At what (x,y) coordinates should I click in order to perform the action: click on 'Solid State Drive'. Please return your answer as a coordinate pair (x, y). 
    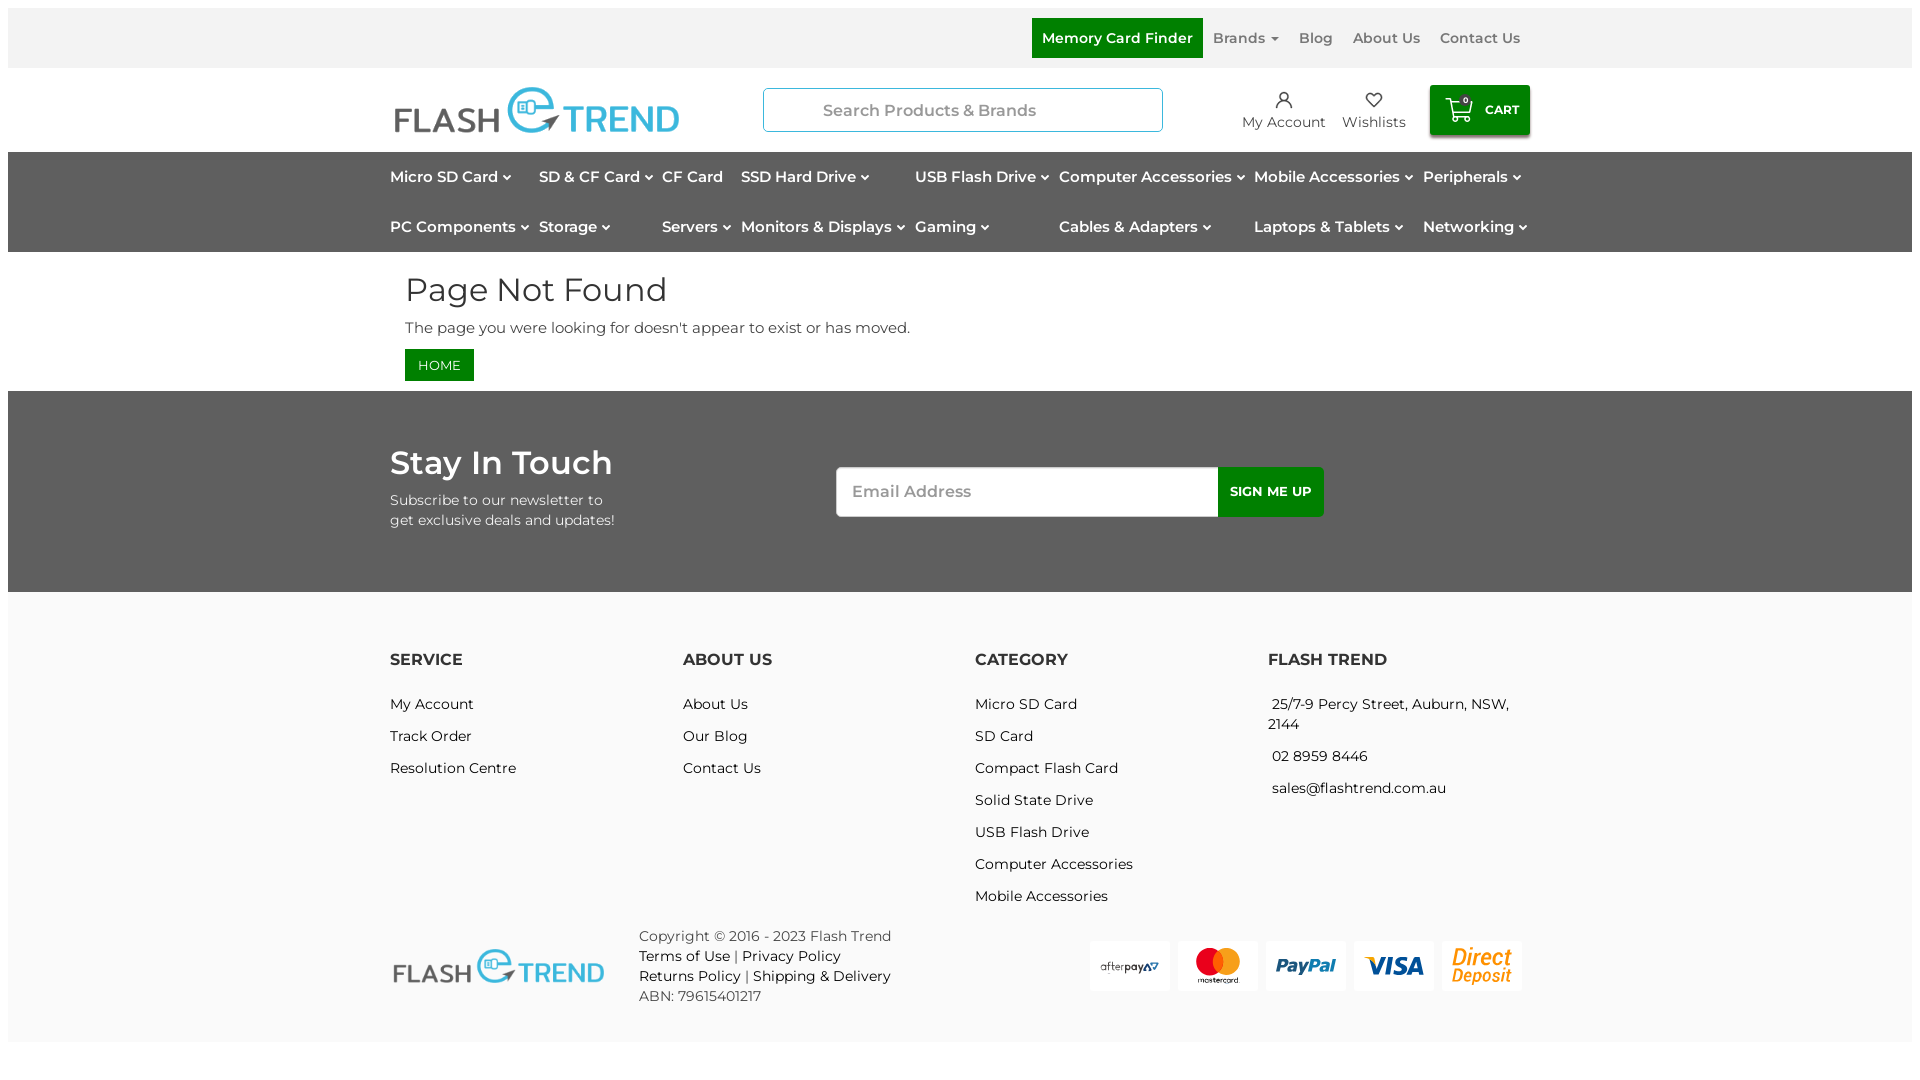
    Looking at the image, I should click on (1105, 798).